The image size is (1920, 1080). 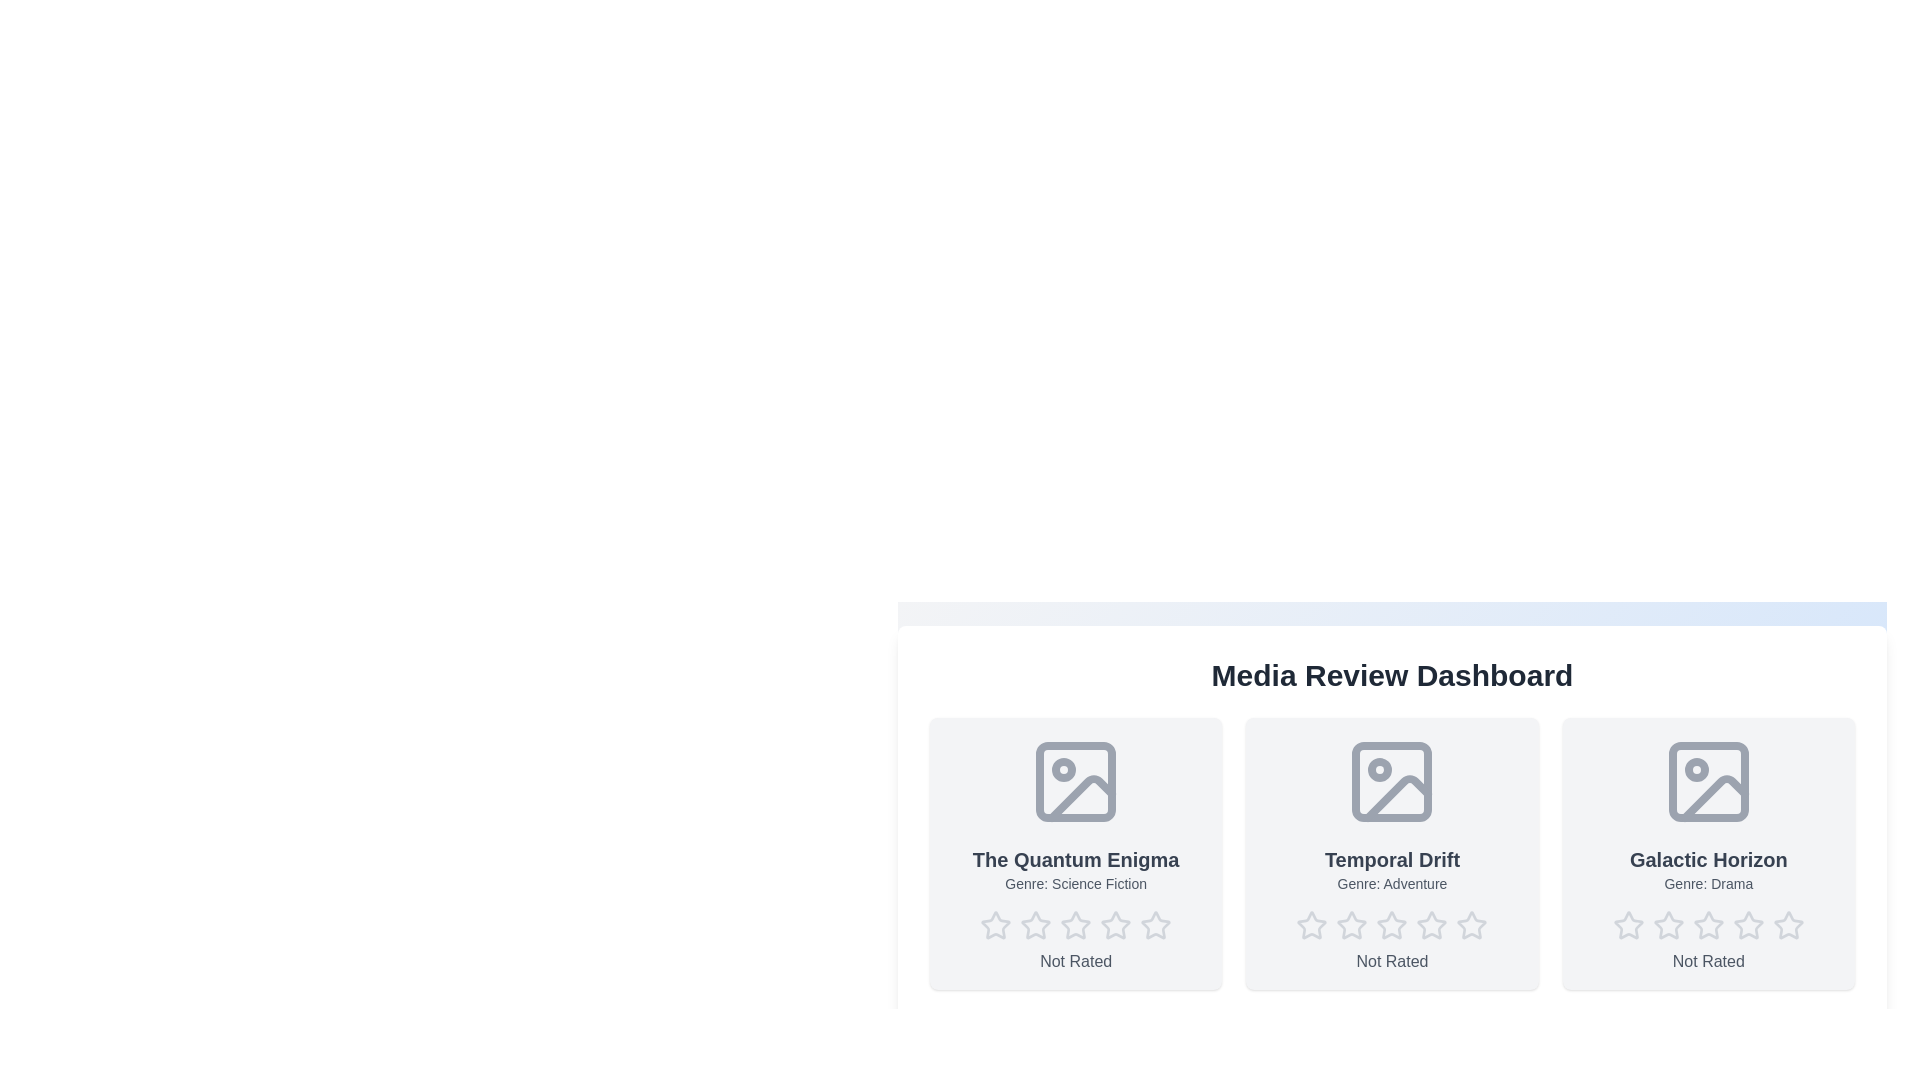 I want to click on the media card for Galactic Horizon, so click(x=1707, y=853).